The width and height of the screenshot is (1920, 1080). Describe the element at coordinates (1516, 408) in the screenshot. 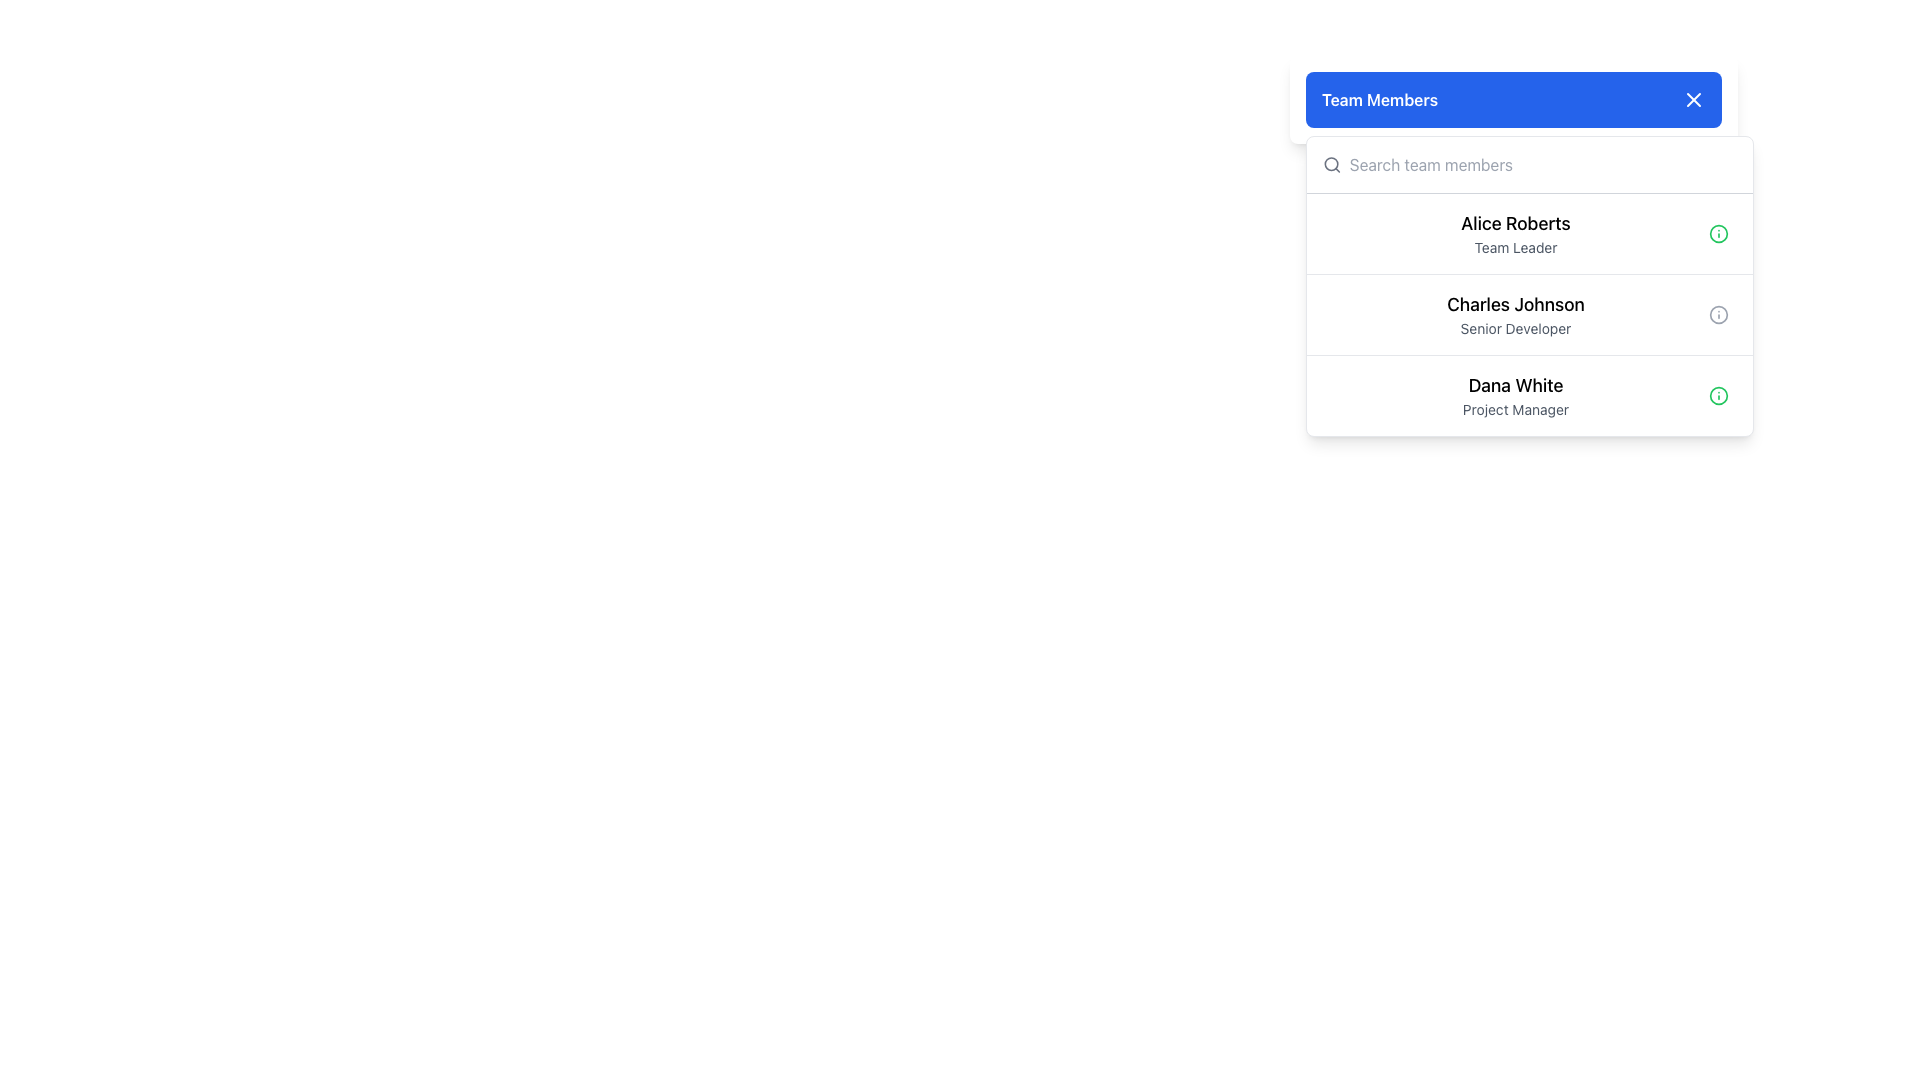

I see `the text label reading 'Project Manager' which is located directly below 'Dana White' in the 'Team Members' dropdown panel` at that location.